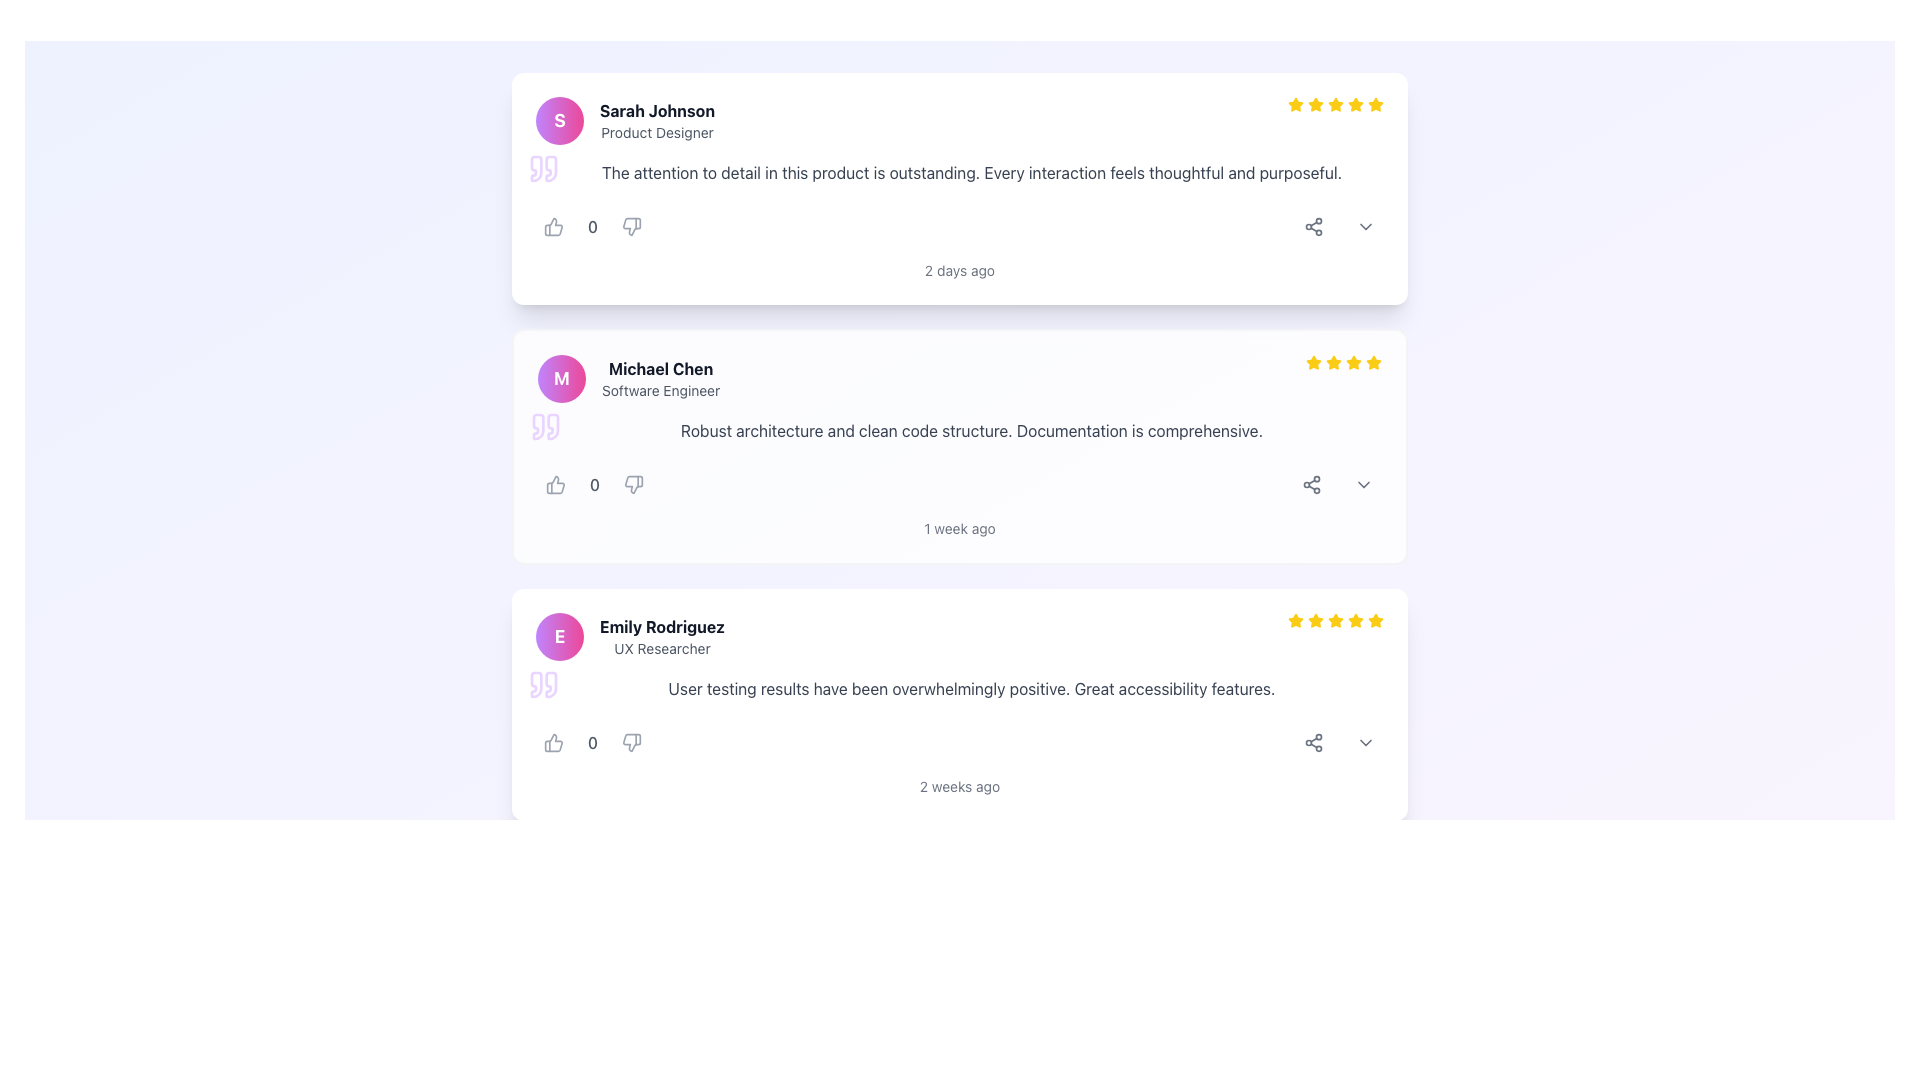 The image size is (1920, 1080). Describe the element at coordinates (661, 378) in the screenshot. I see `the text display containing 'Michael Chen' and 'Software Engineer', which is located in the middle of the second card of a list, to the right of a circular avatar` at that location.